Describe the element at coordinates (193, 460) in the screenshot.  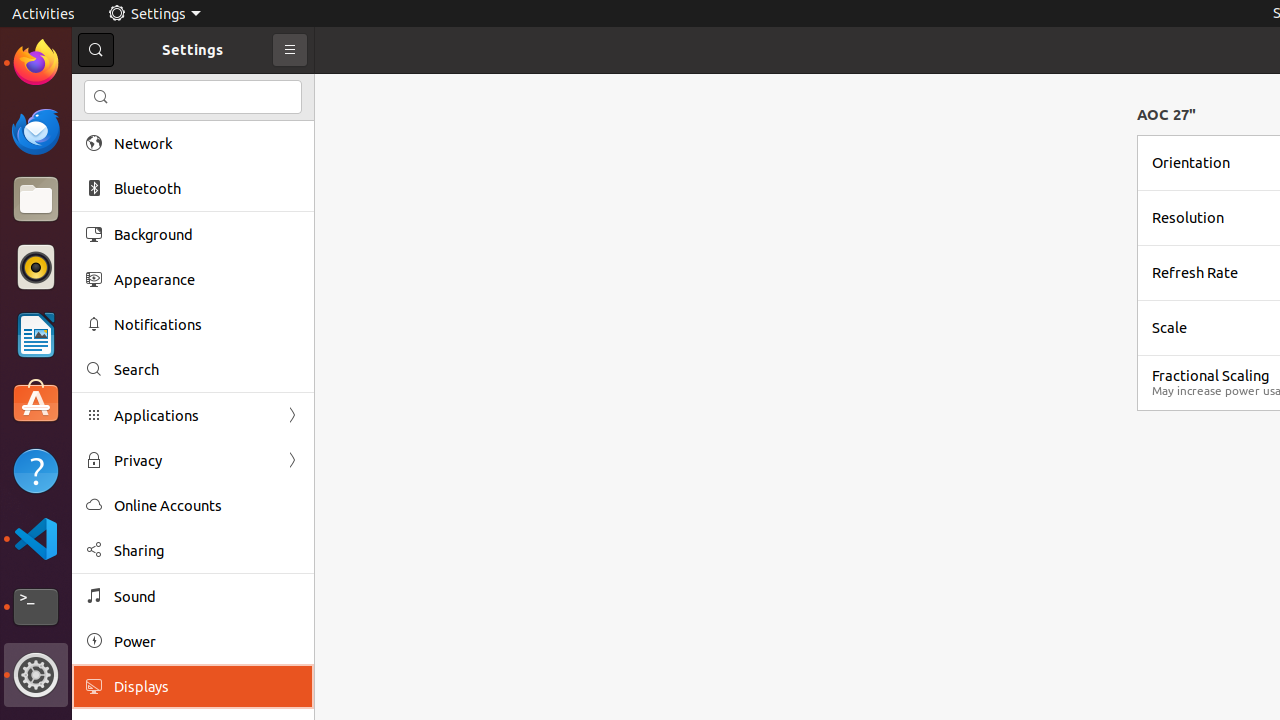
I see `'Privacy'` at that location.